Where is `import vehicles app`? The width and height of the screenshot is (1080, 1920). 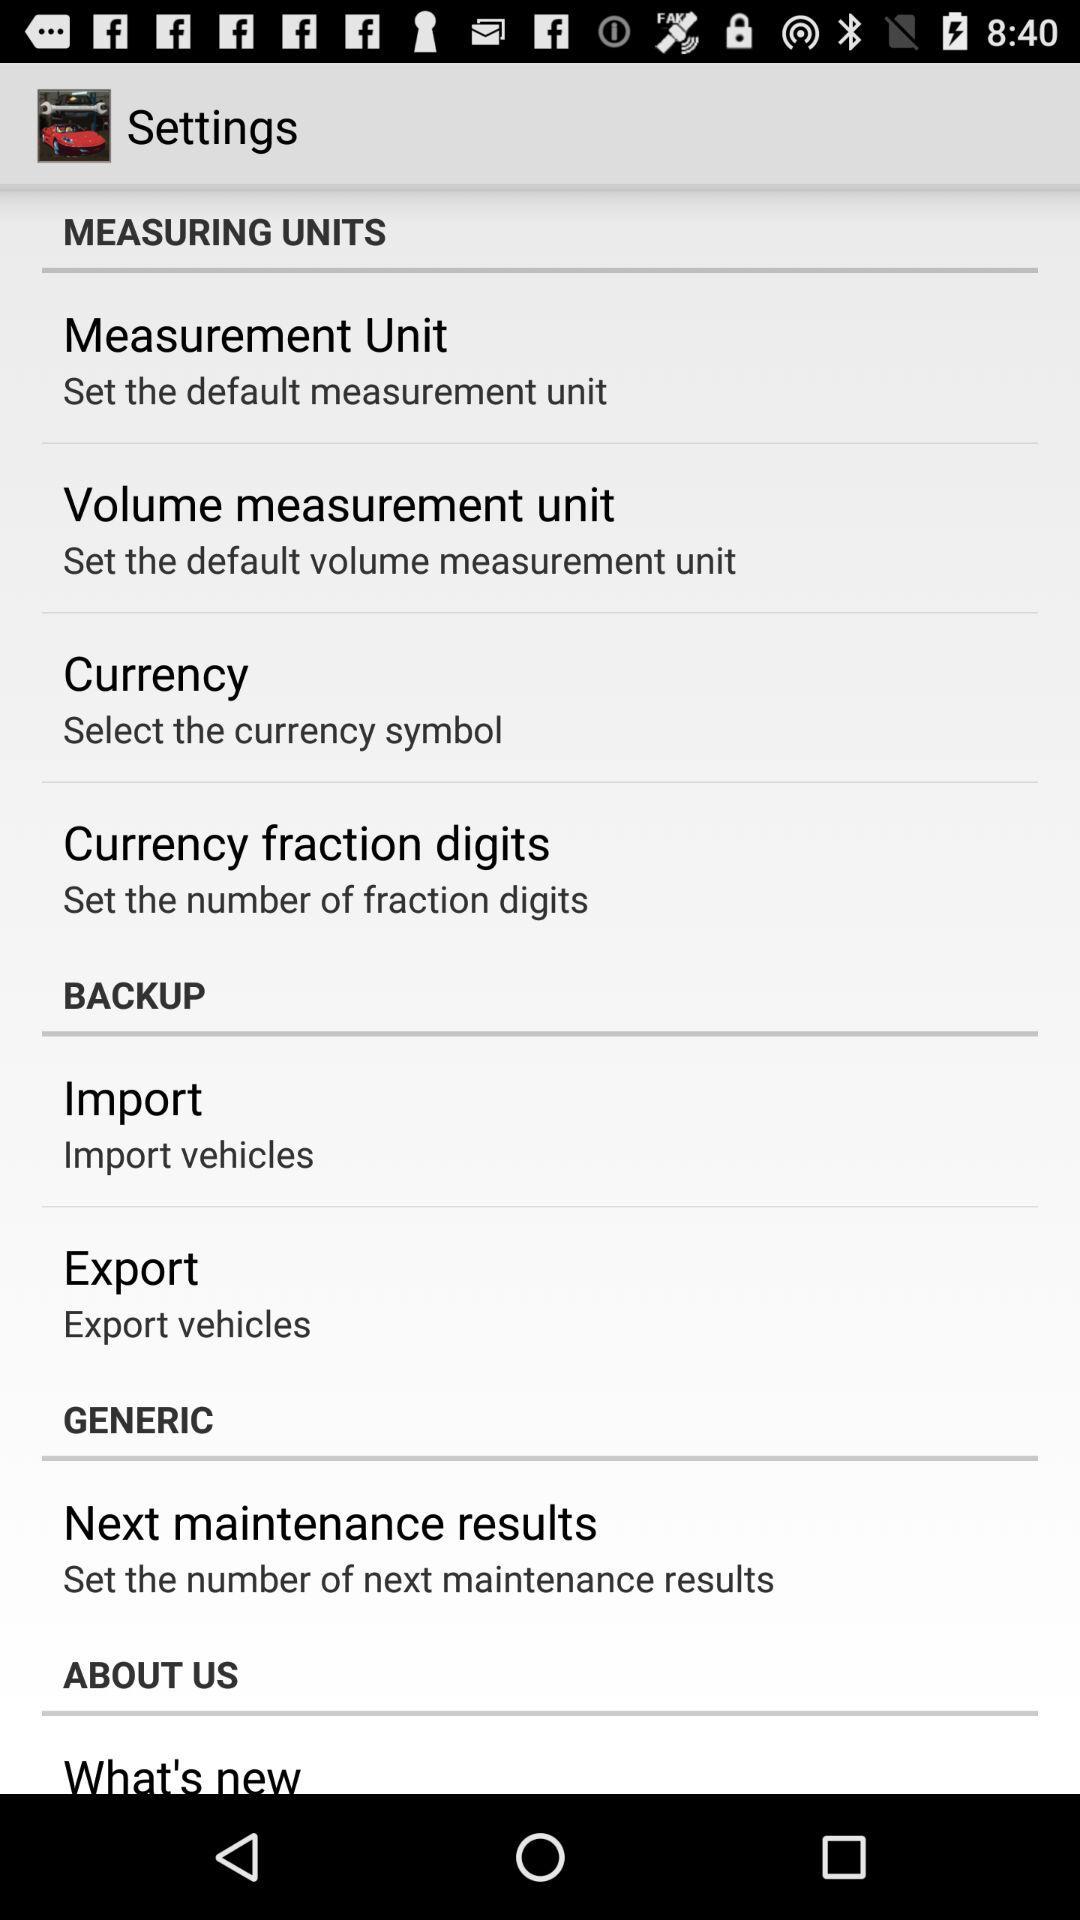
import vehicles app is located at coordinates (188, 1153).